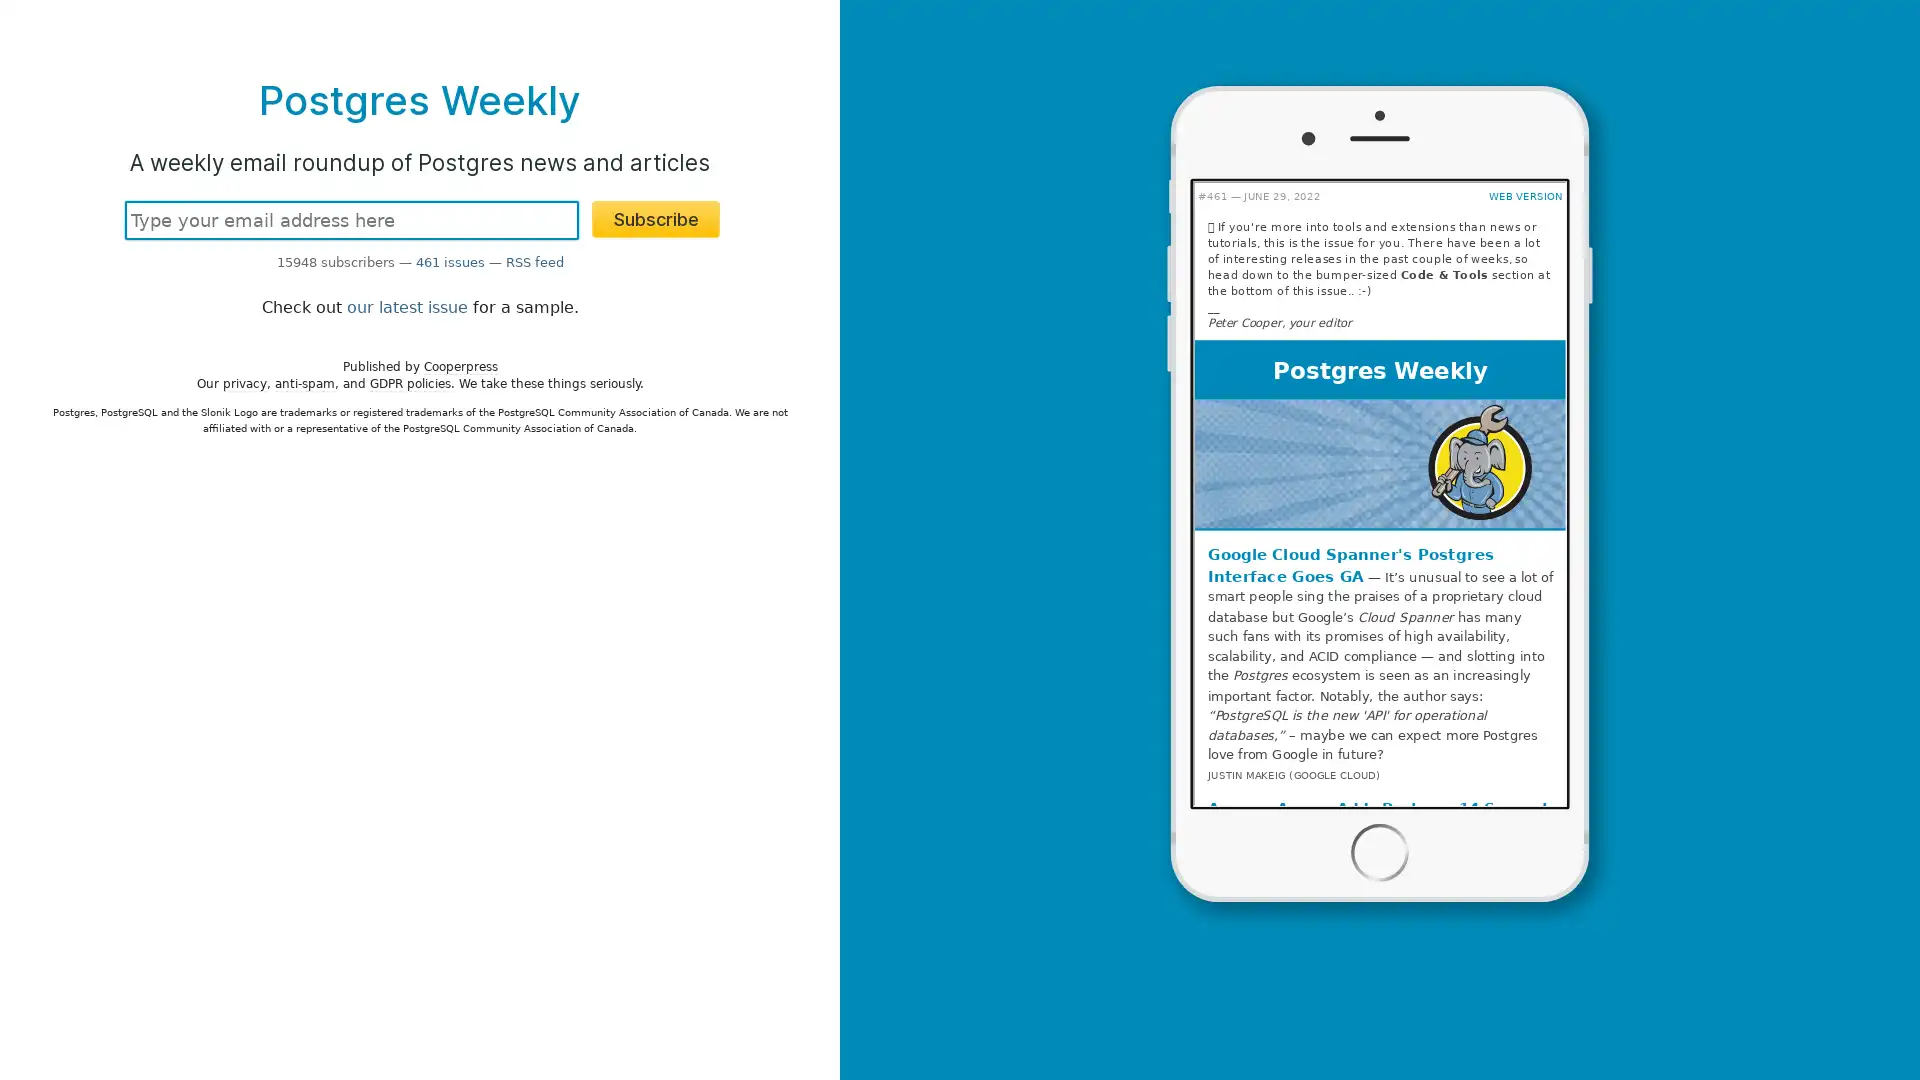 The height and width of the screenshot is (1080, 1920). What do you see at coordinates (656, 219) in the screenshot?
I see `Subscribe` at bounding box center [656, 219].